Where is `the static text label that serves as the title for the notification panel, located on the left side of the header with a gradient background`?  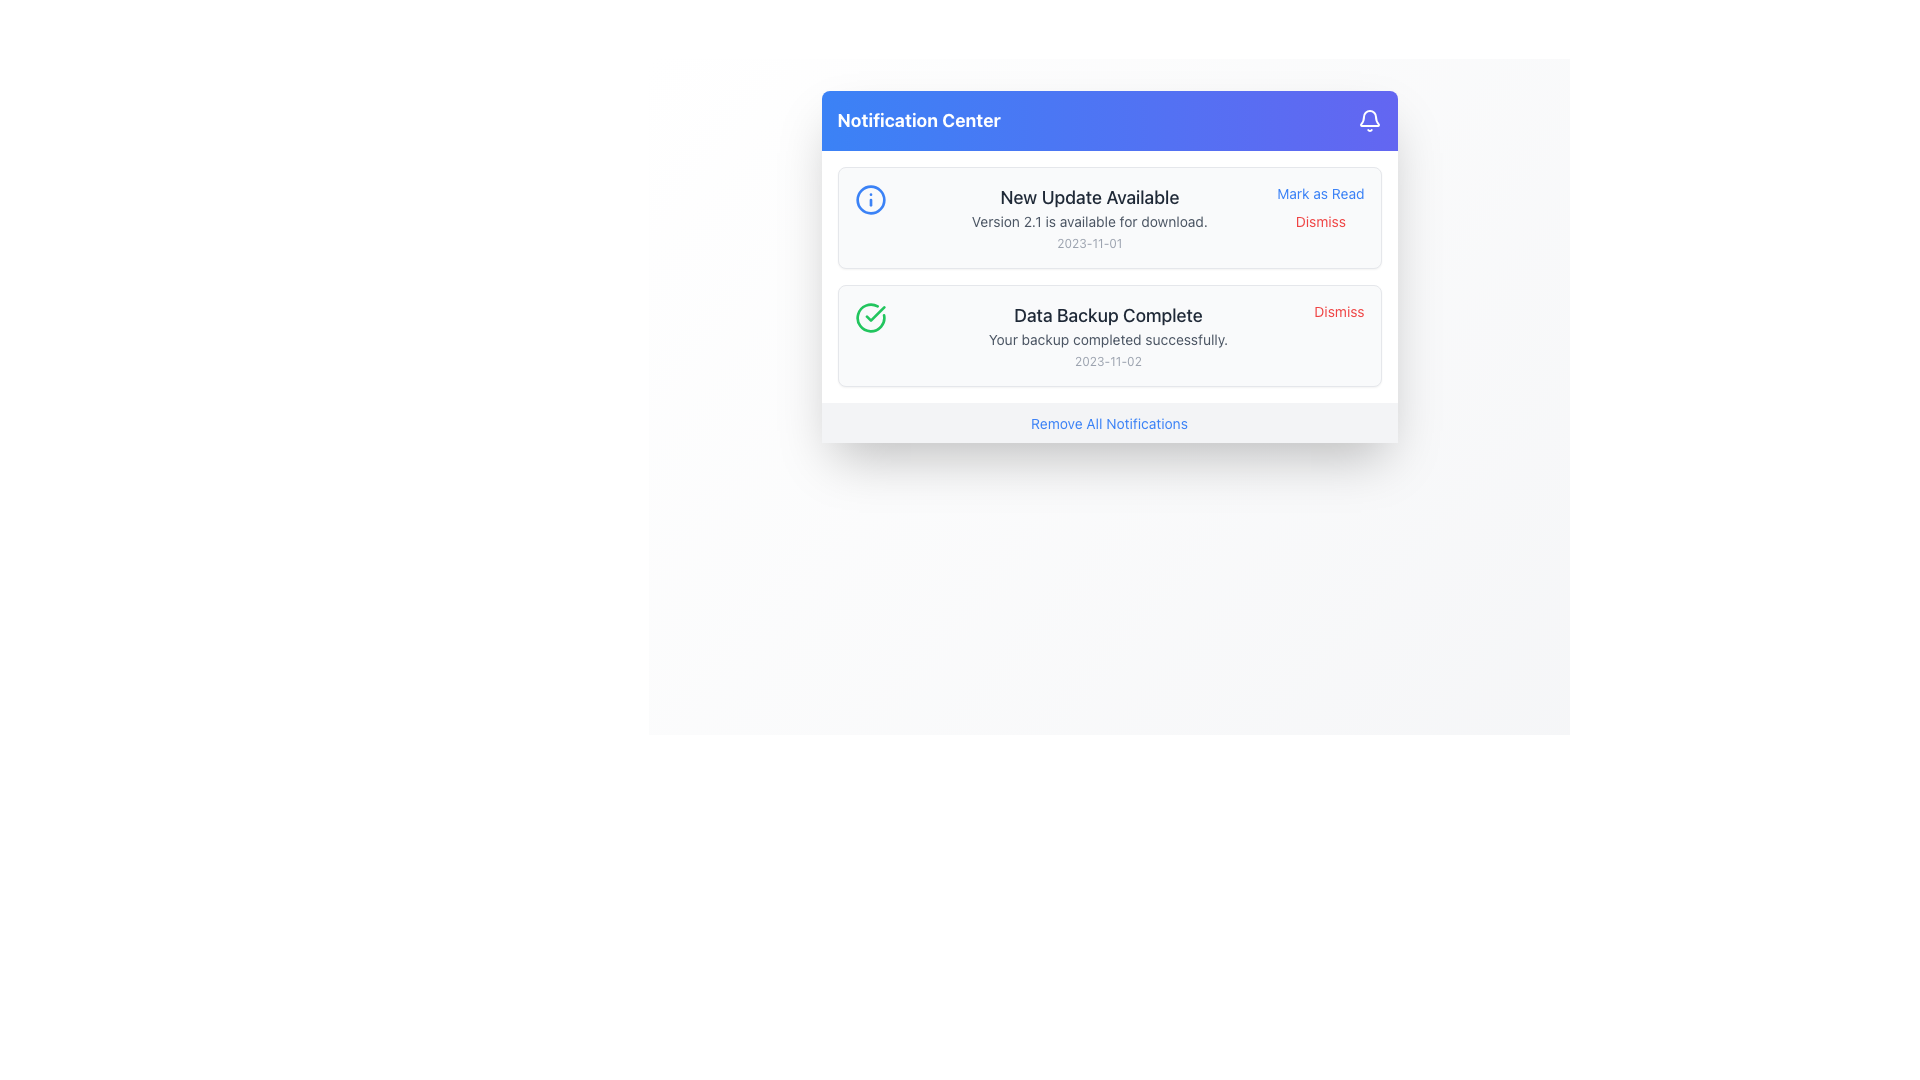 the static text label that serves as the title for the notification panel, located on the left side of the header with a gradient background is located at coordinates (918, 120).